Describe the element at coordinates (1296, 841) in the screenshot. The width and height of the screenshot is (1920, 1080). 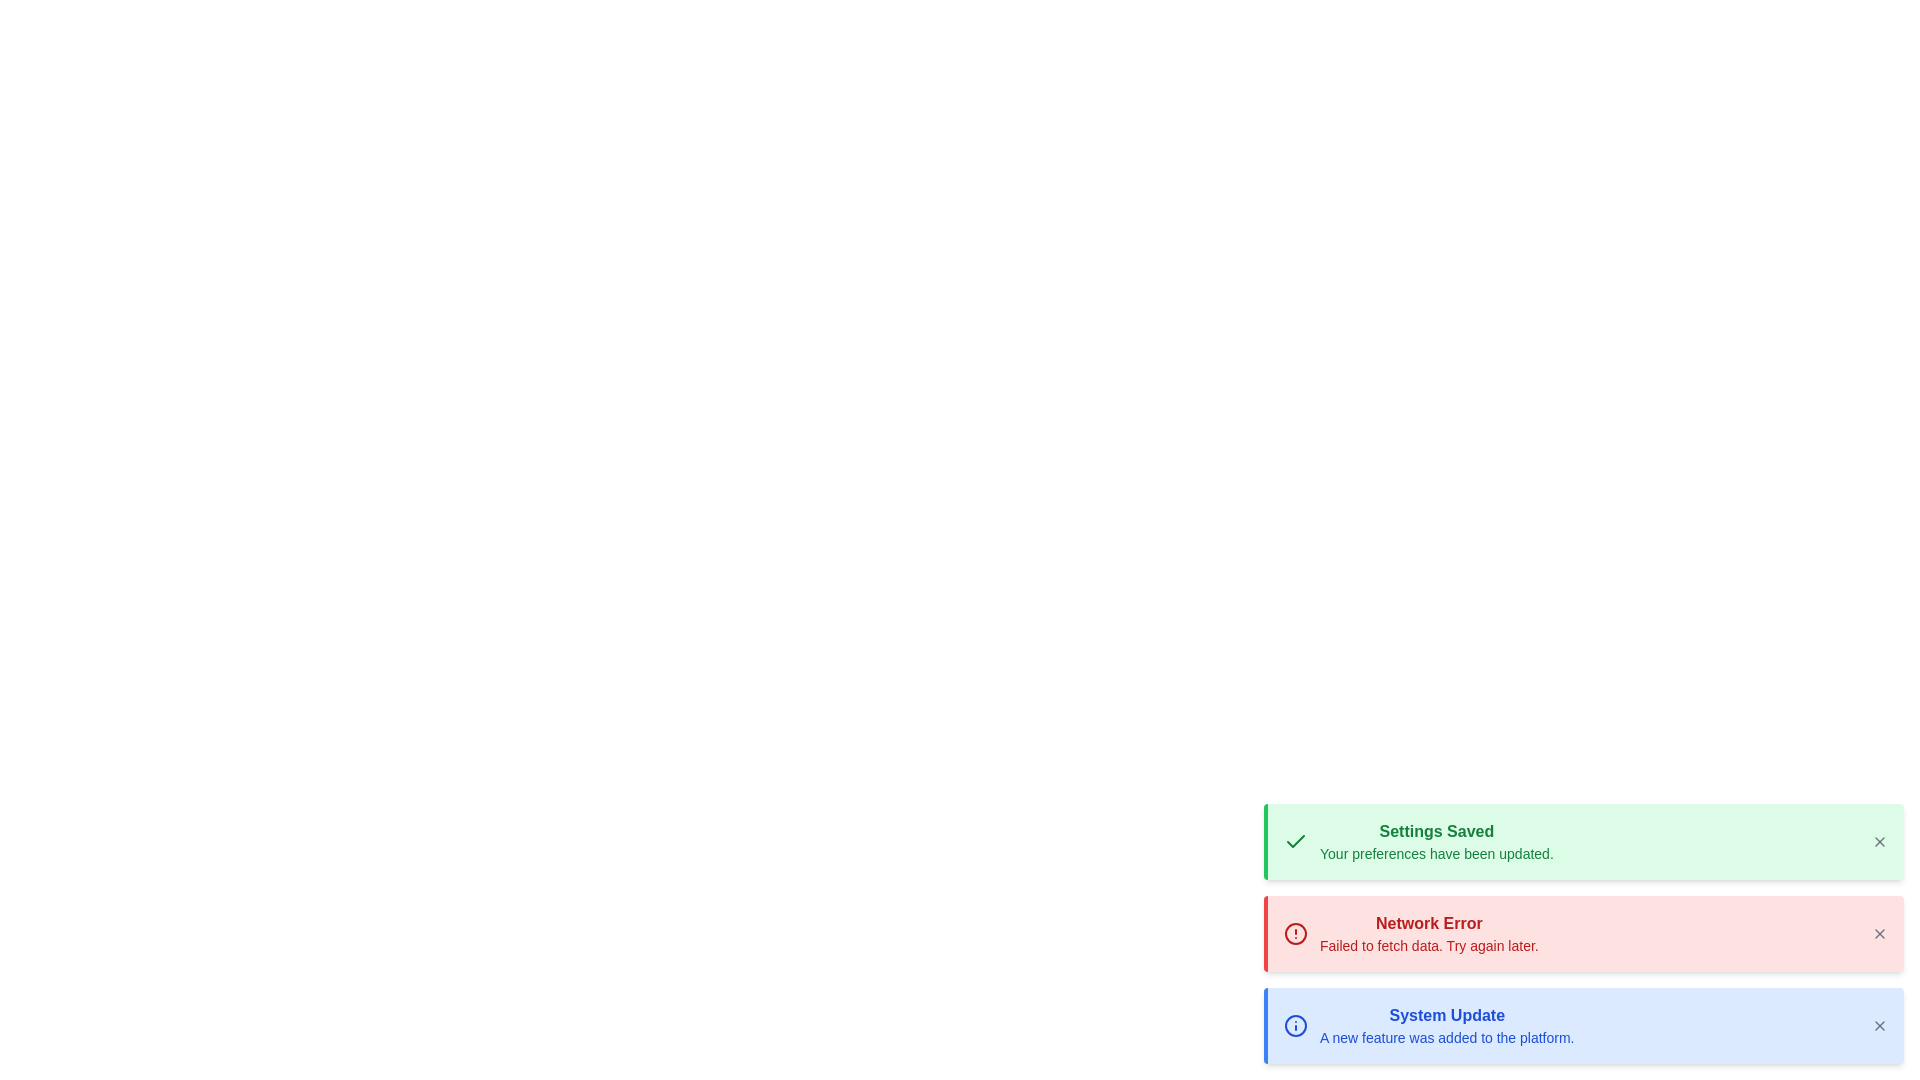
I see `the green checkmark icon located within the success notification bar above the message 'Settings Saved'` at that location.